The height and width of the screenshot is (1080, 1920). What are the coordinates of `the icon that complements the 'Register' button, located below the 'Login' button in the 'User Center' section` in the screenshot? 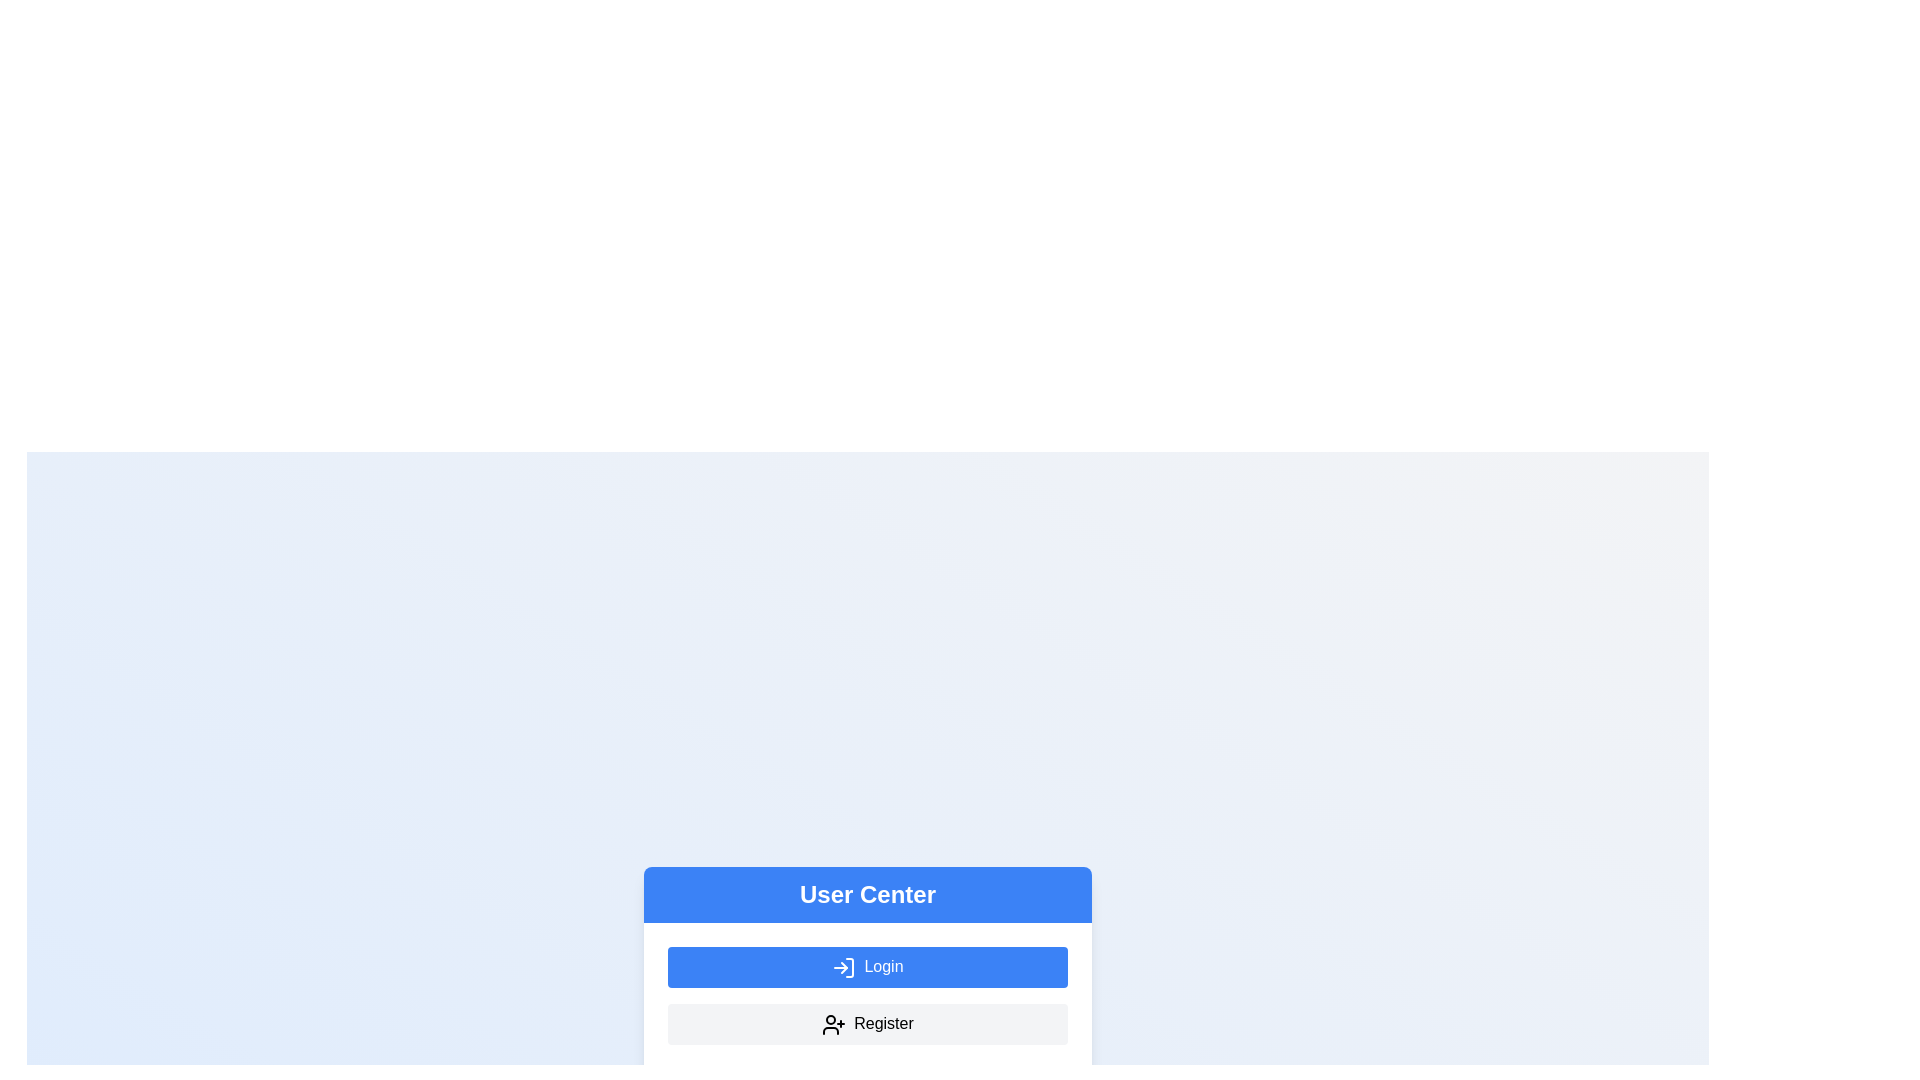 It's located at (834, 1024).